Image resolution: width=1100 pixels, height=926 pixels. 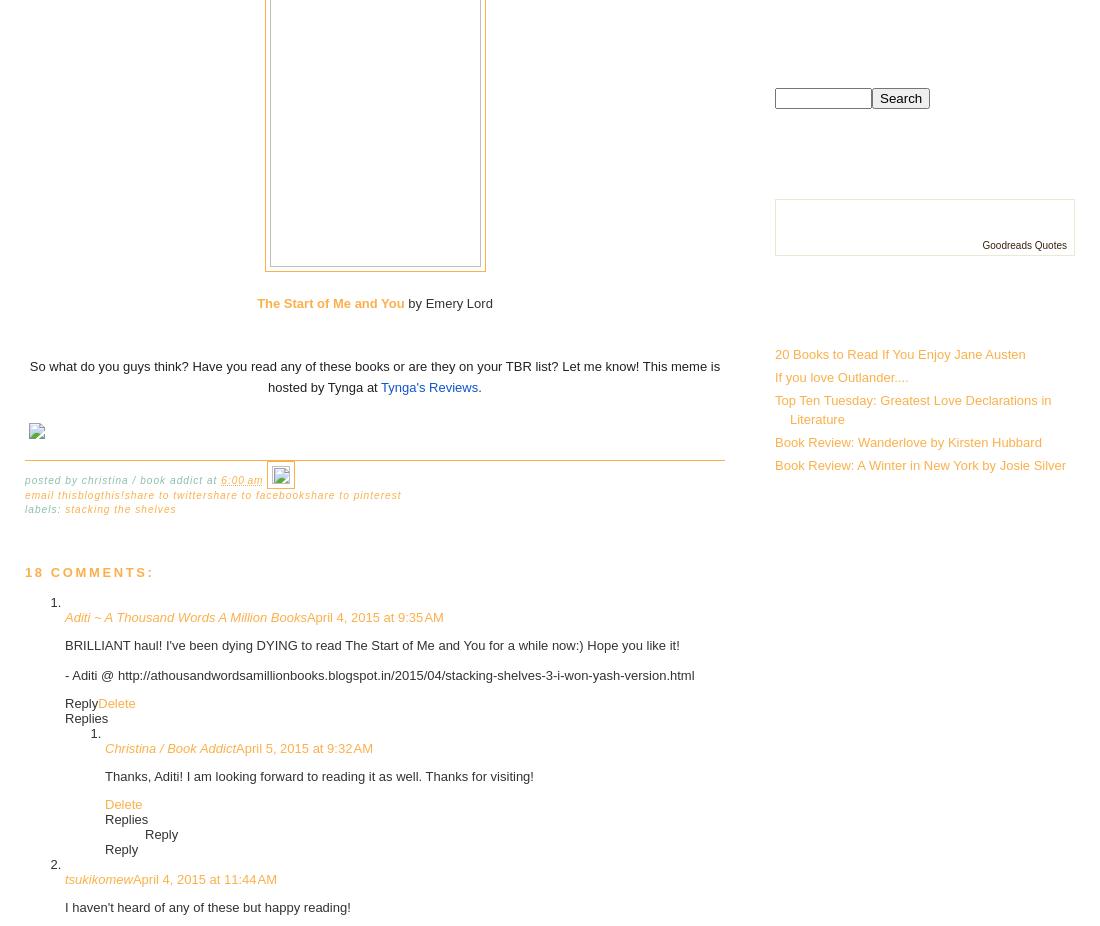 What do you see at coordinates (478, 386) in the screenshot?
I see `'.'` at bounding box center [478, 386].